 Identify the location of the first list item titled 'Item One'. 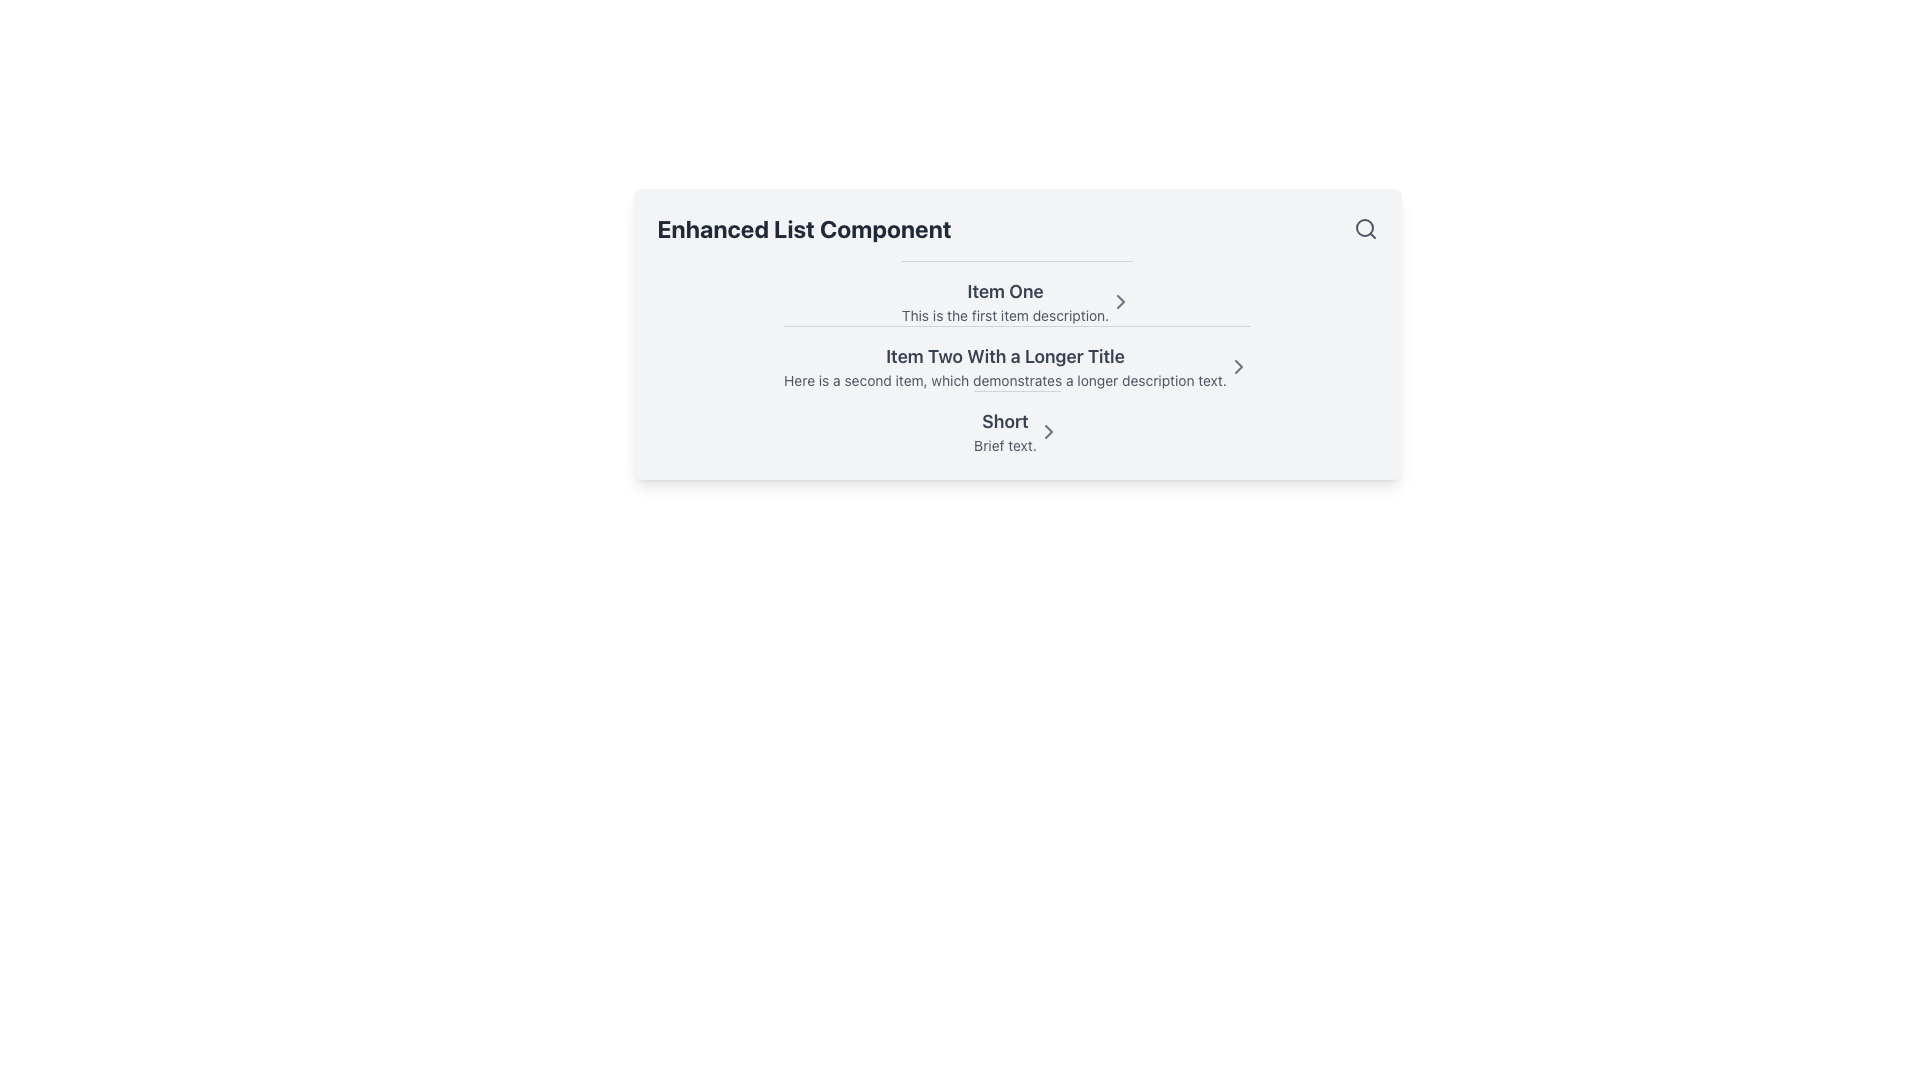
(1017, 293).